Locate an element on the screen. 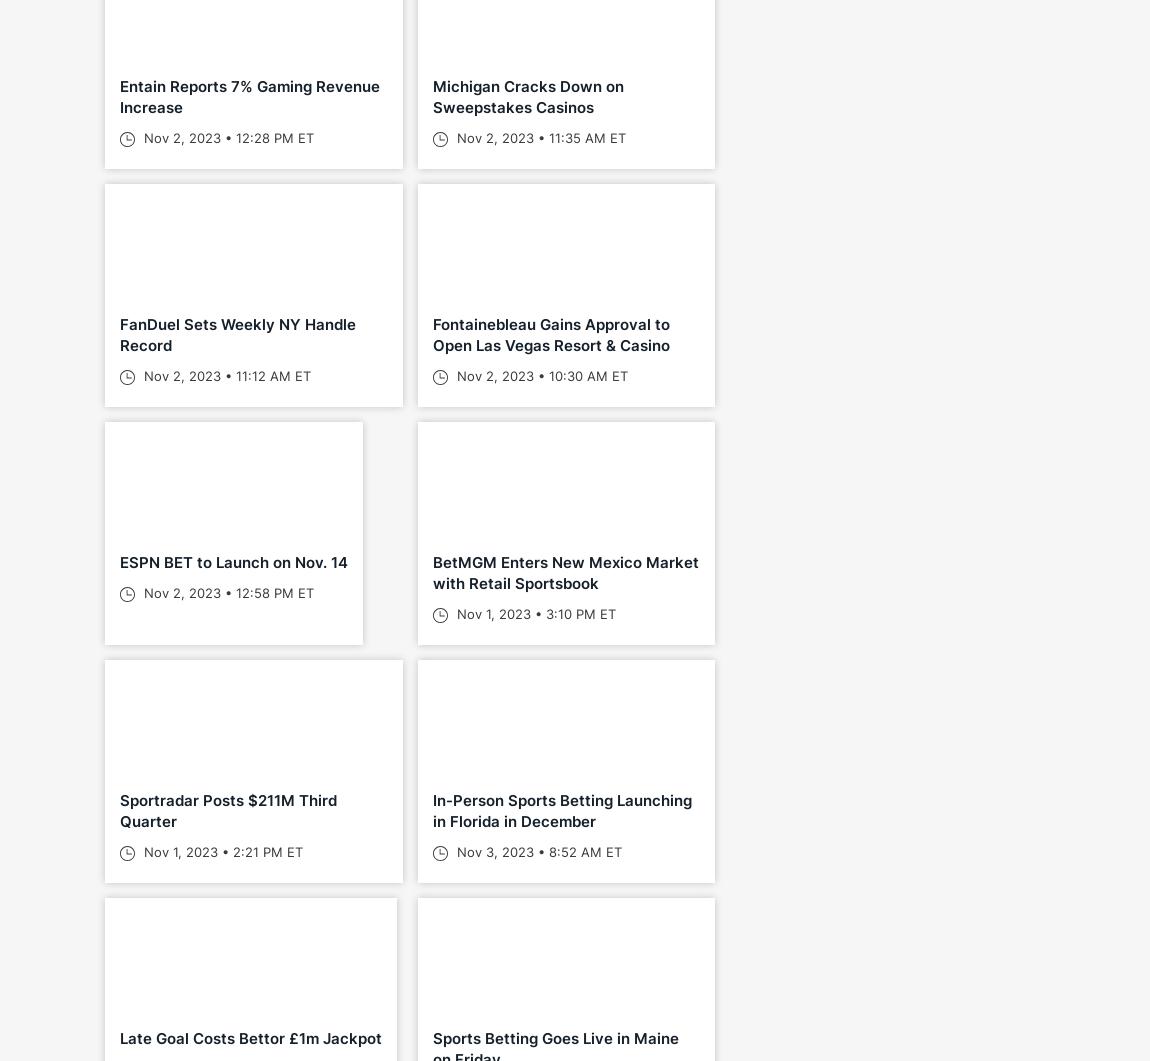 This screenshot has height=1061, width=1150. 'Fontainebleau Gains Approval to Open Las Vegas Resort & Casino' is located at coordinates (432, 333).